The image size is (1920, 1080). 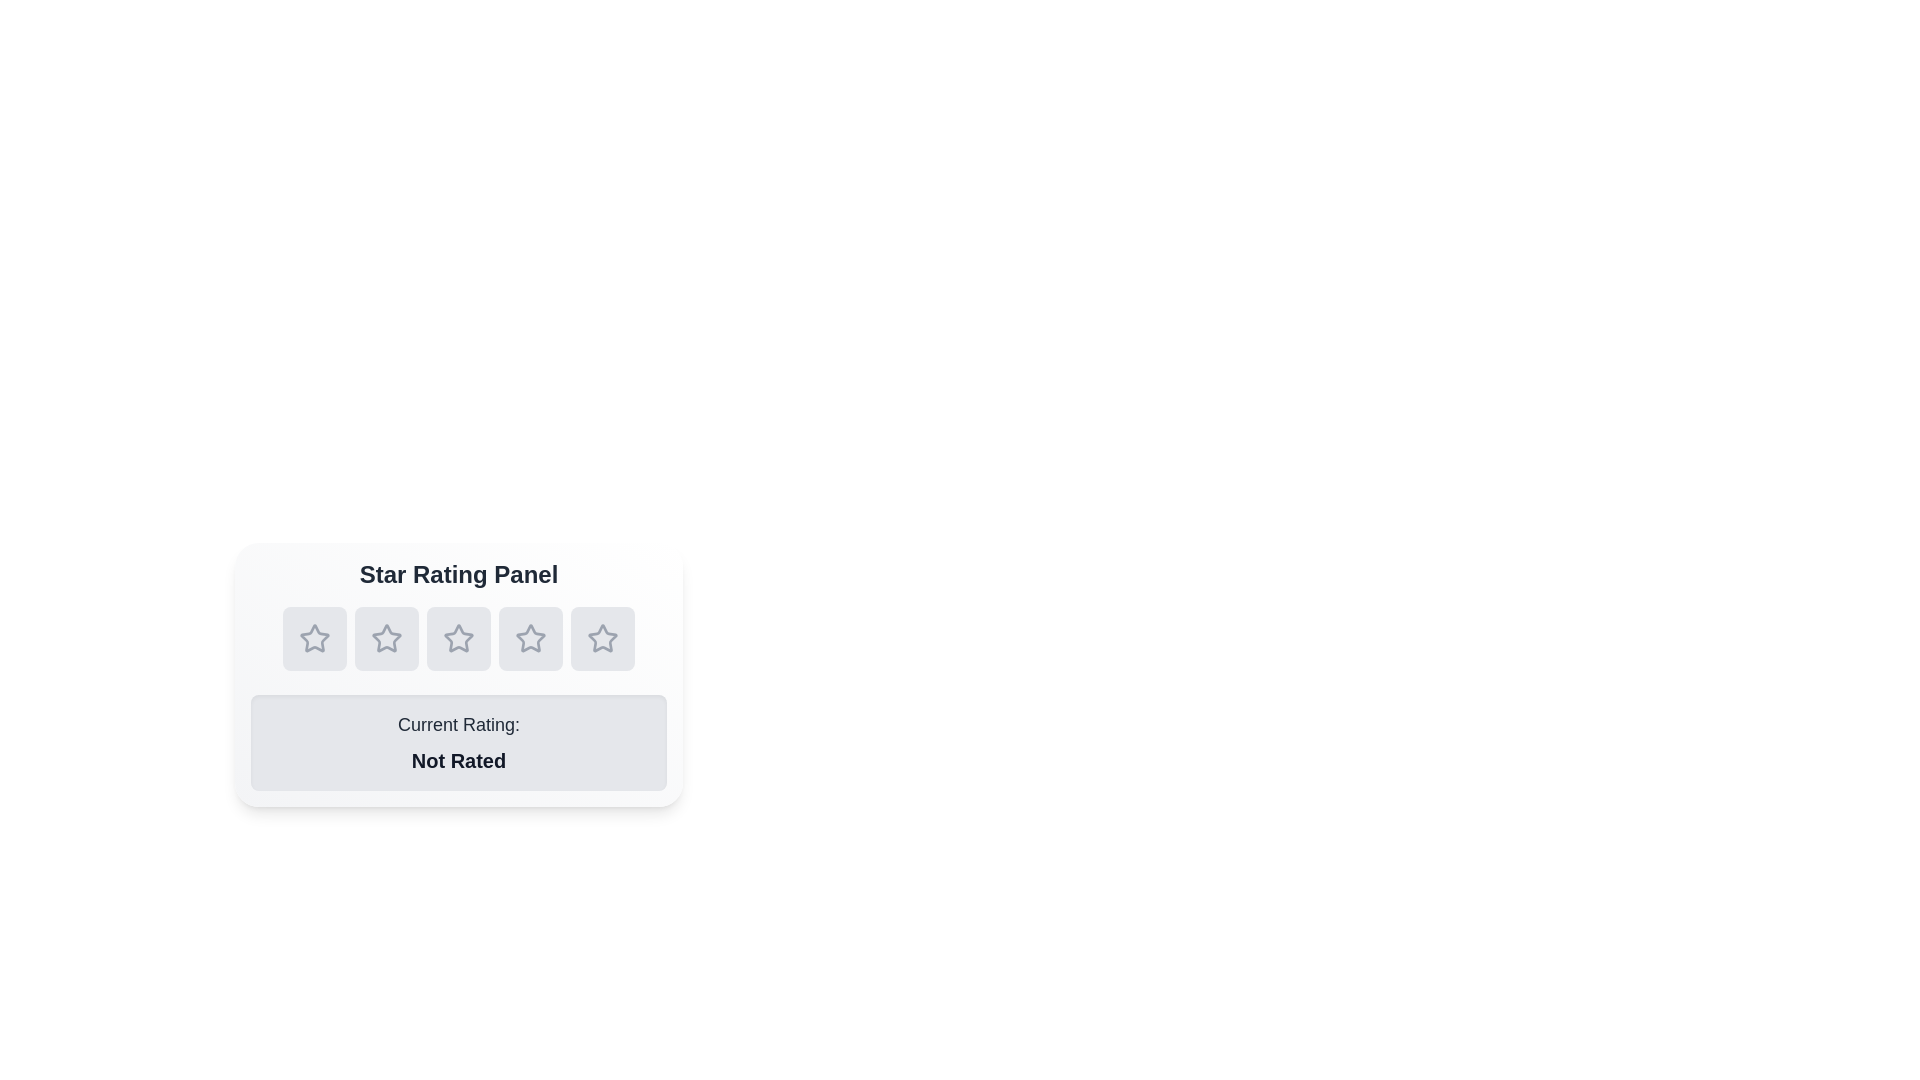 What do you see at coordinates (458, 639) in the screenshot?
I see `the third interactive star icon from the left in the rating system` at bounding box center [458, 639].